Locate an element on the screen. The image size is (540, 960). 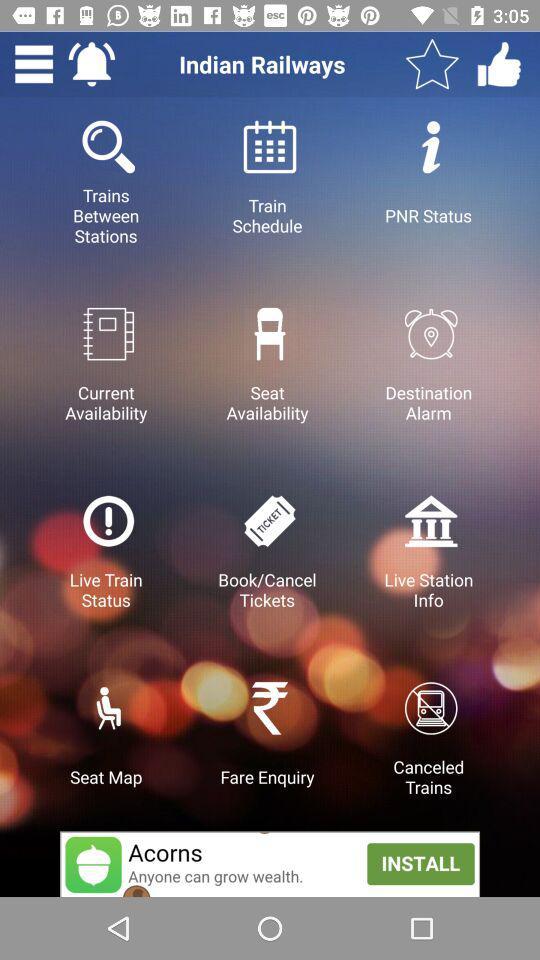
click notification is located at coordinates (90, 64).